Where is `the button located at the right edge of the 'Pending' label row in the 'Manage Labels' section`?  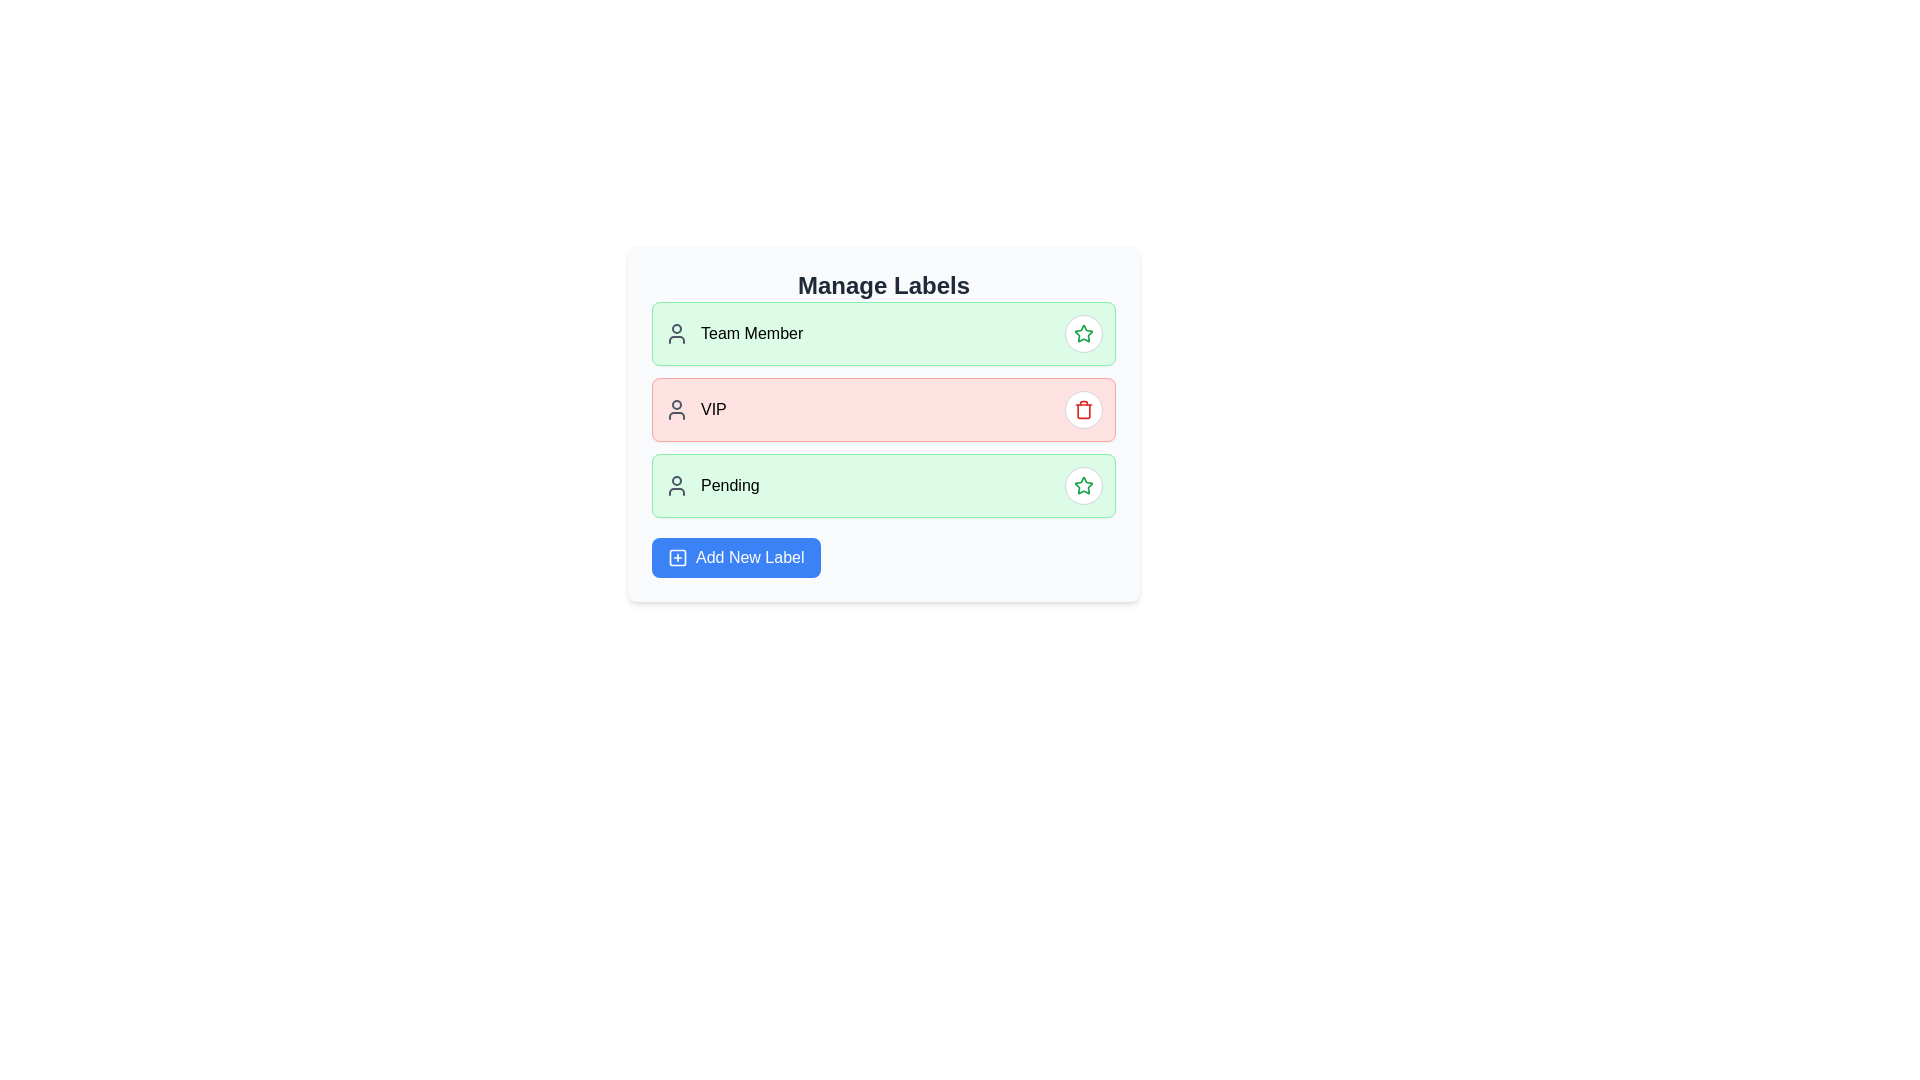
the button located at the right edge of the 'Pending' label row in the 'Manage Labels' section is located at coordinates (1083, 486).